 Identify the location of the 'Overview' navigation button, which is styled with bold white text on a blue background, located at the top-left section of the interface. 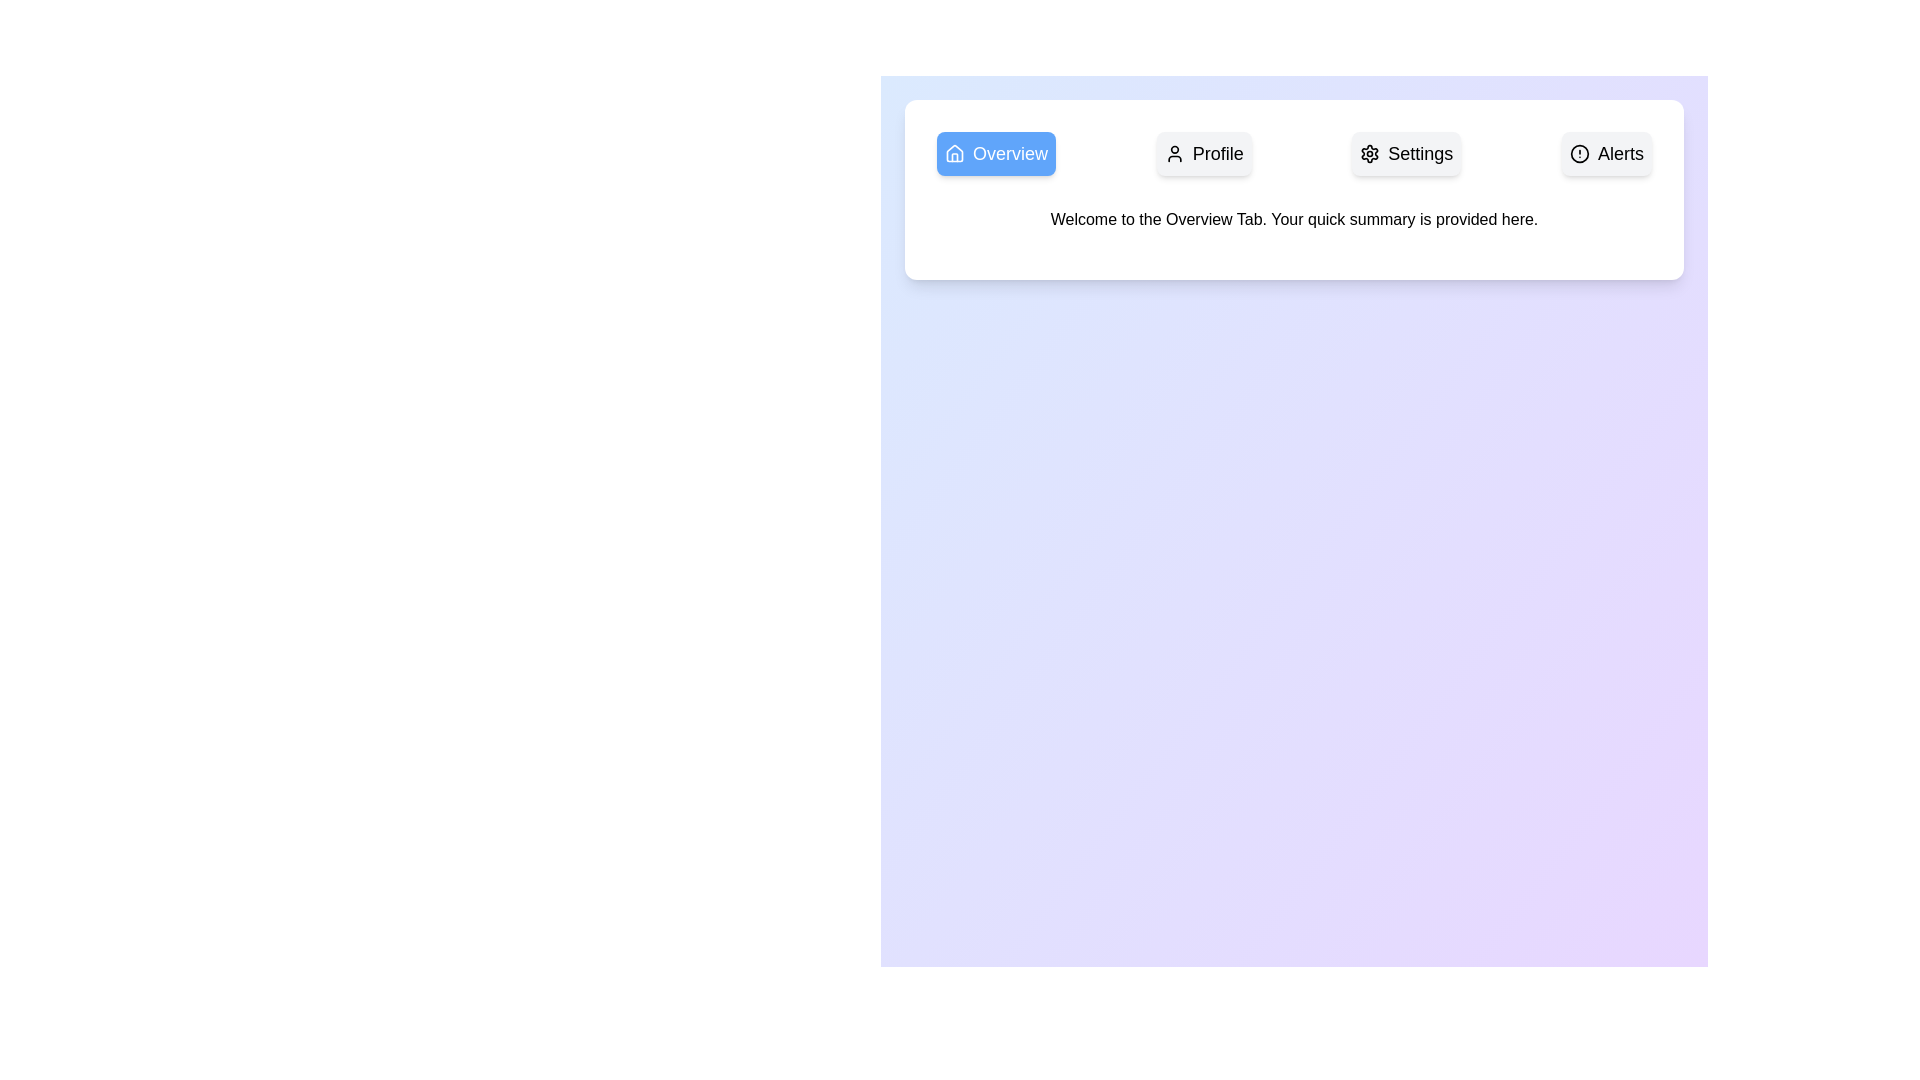
(1009, 153).